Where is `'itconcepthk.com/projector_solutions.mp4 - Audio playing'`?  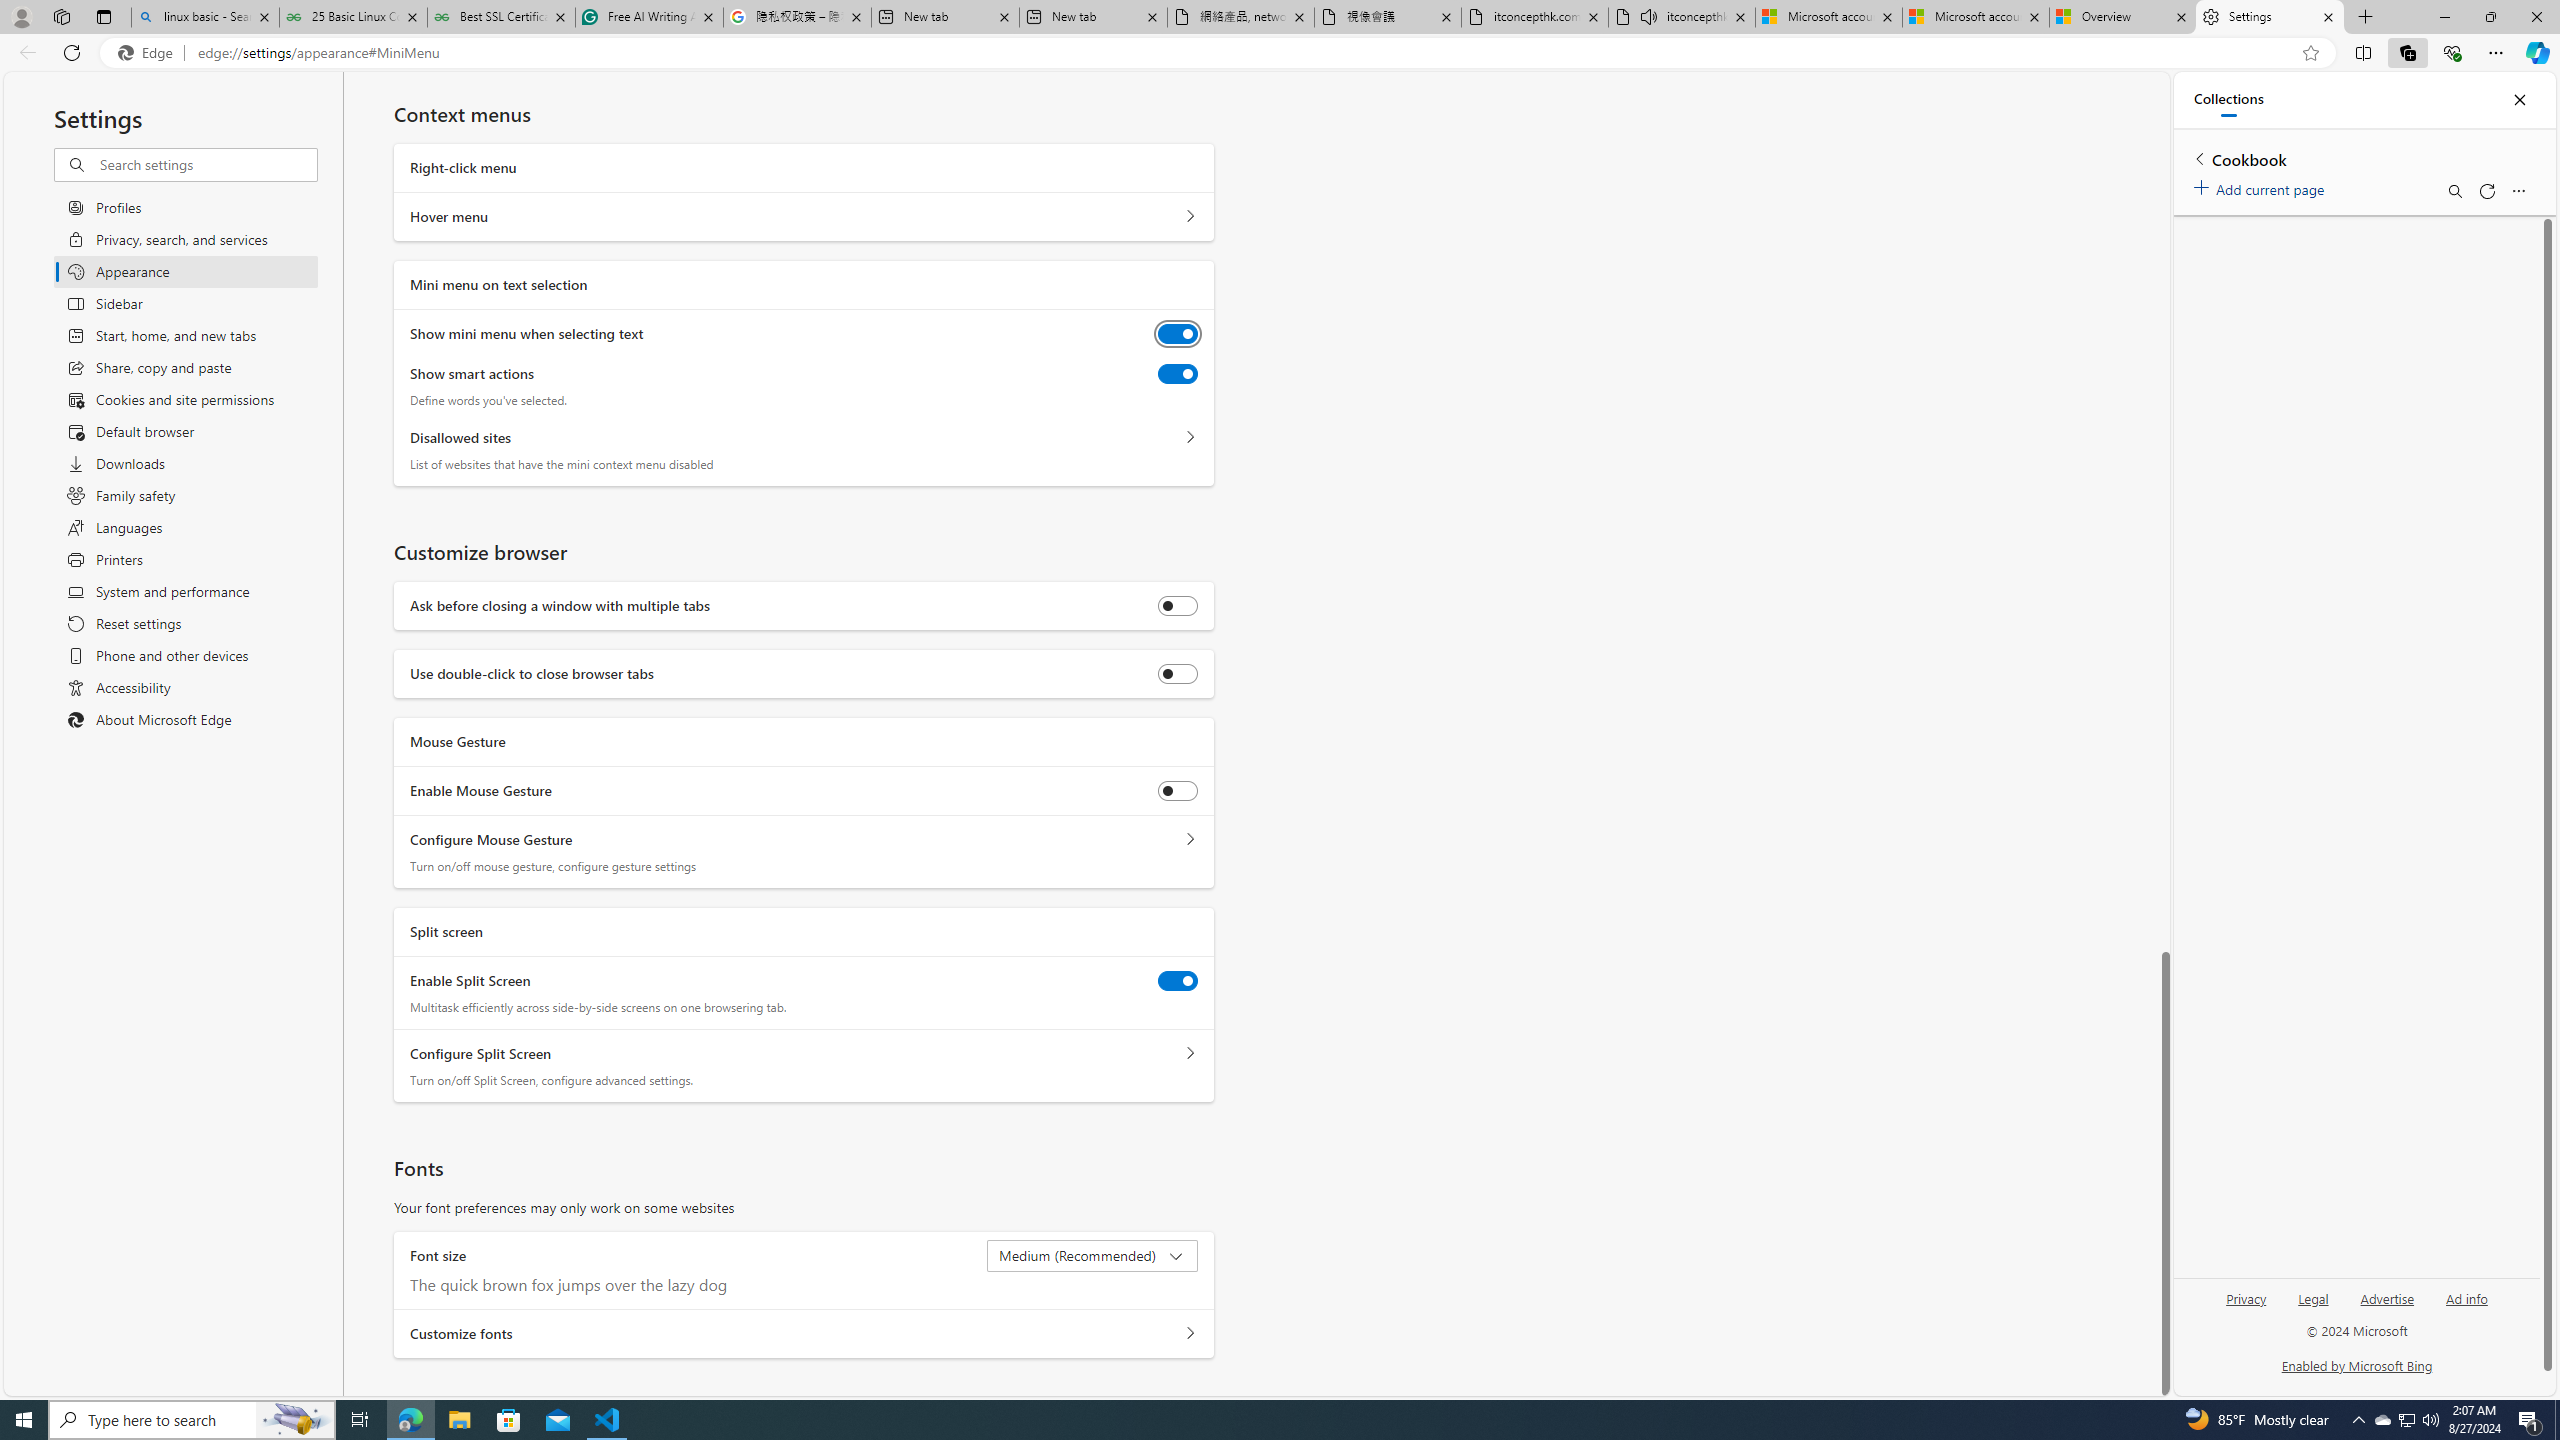
'itconcepthk.com/projector_solutions.mp4 - Audio playing' is located at coordinates (1680, 16).